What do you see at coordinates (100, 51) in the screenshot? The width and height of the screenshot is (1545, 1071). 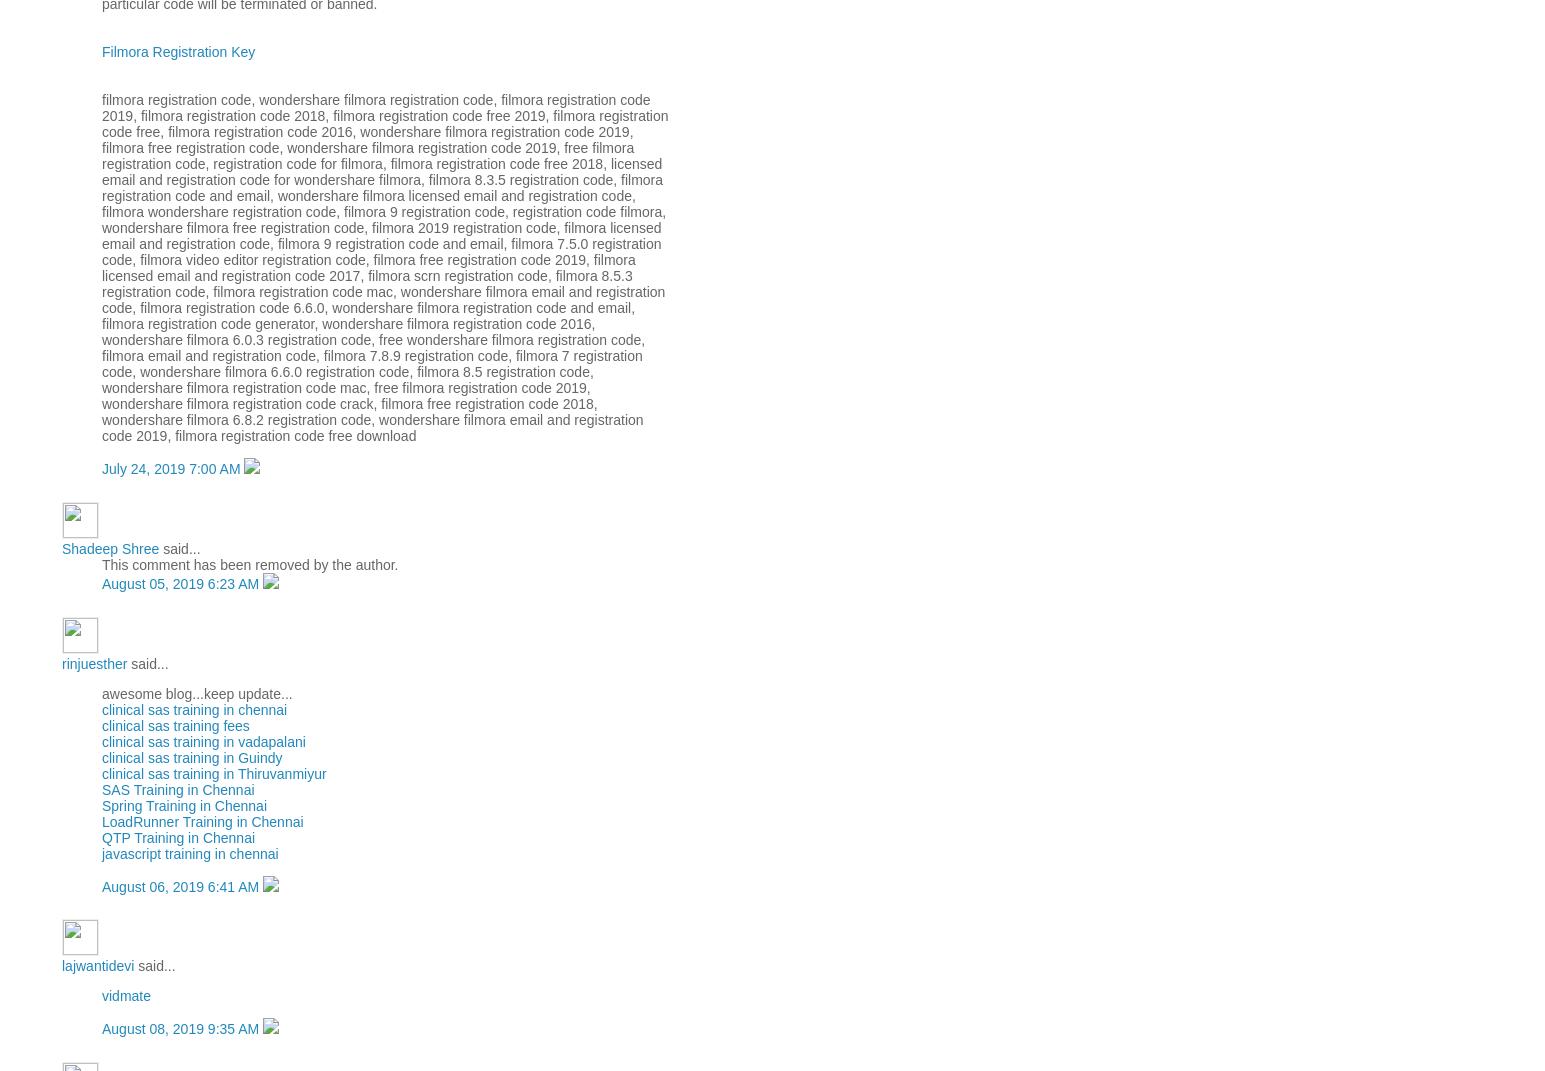 I see `'Filmora Registration Key'` at bounding box center [100, 51].